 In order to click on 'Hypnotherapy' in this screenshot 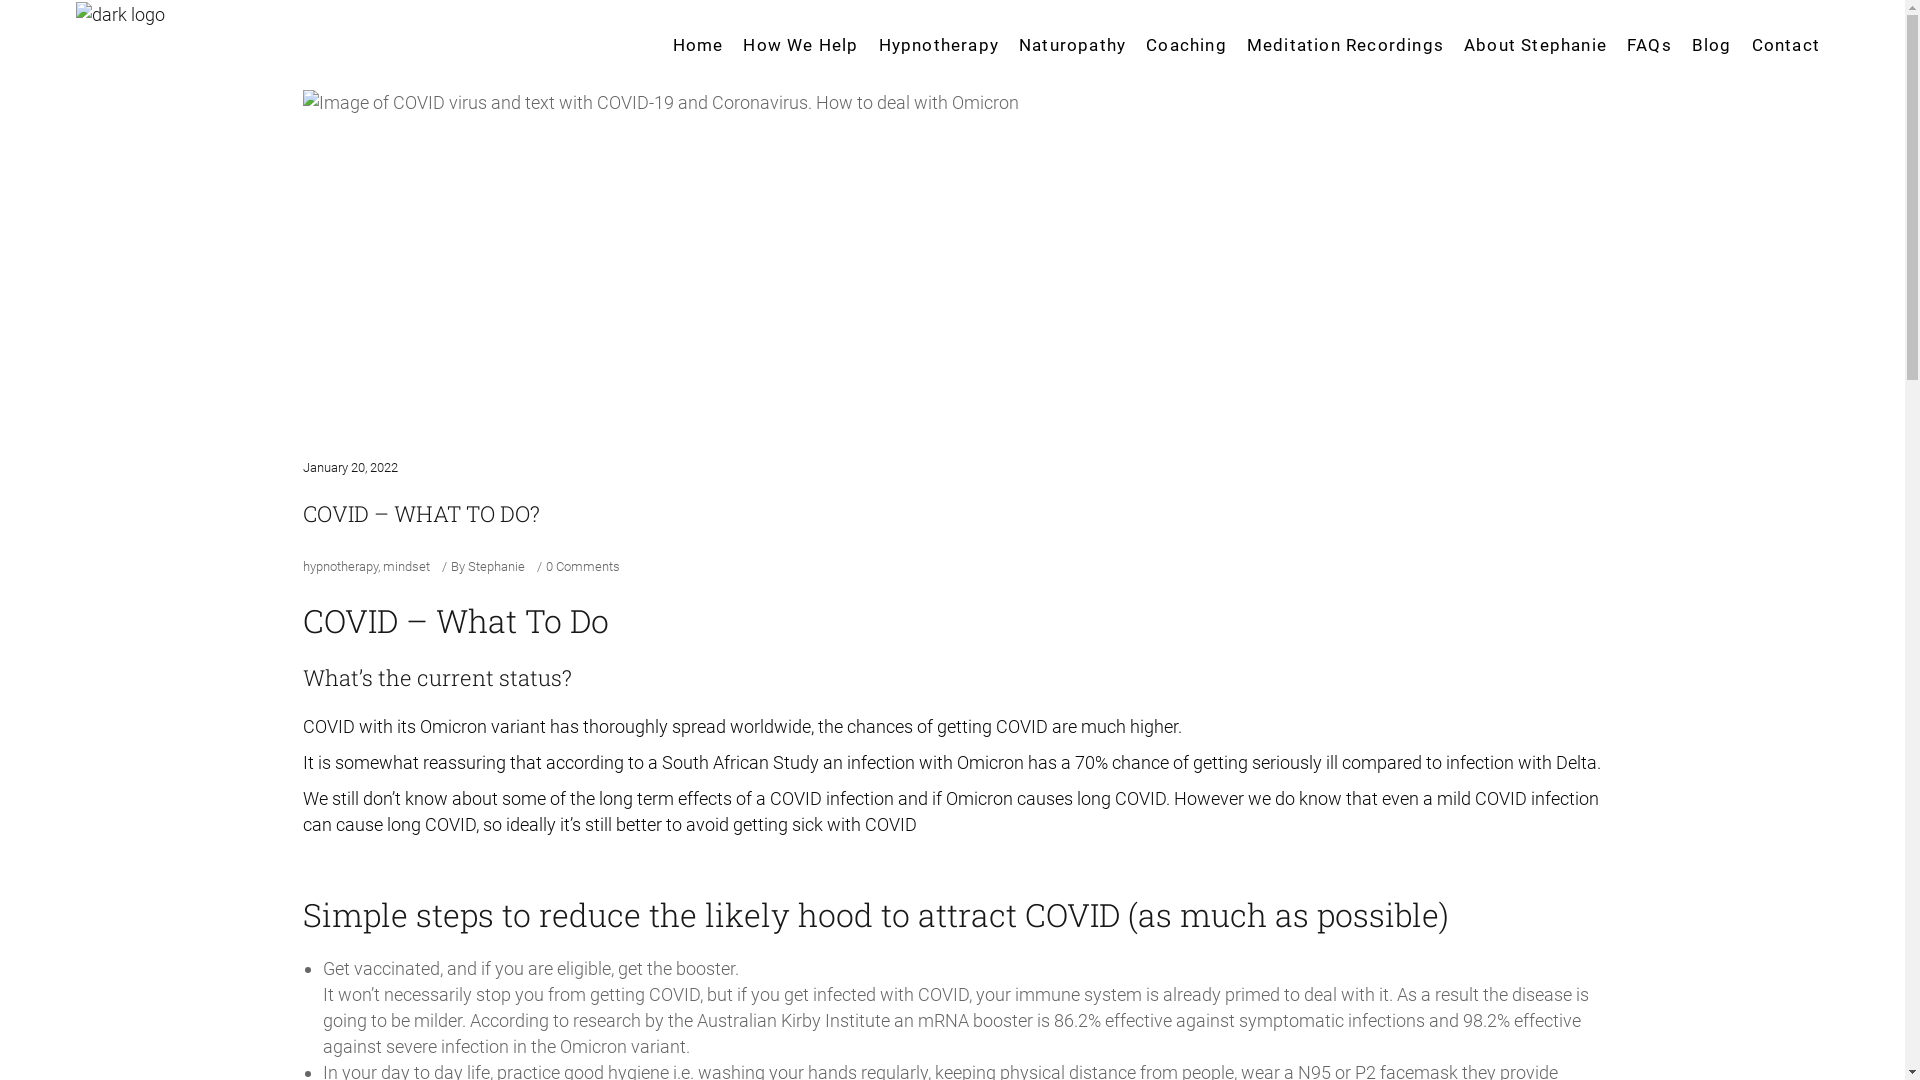, I will do `click(938, 45)`.